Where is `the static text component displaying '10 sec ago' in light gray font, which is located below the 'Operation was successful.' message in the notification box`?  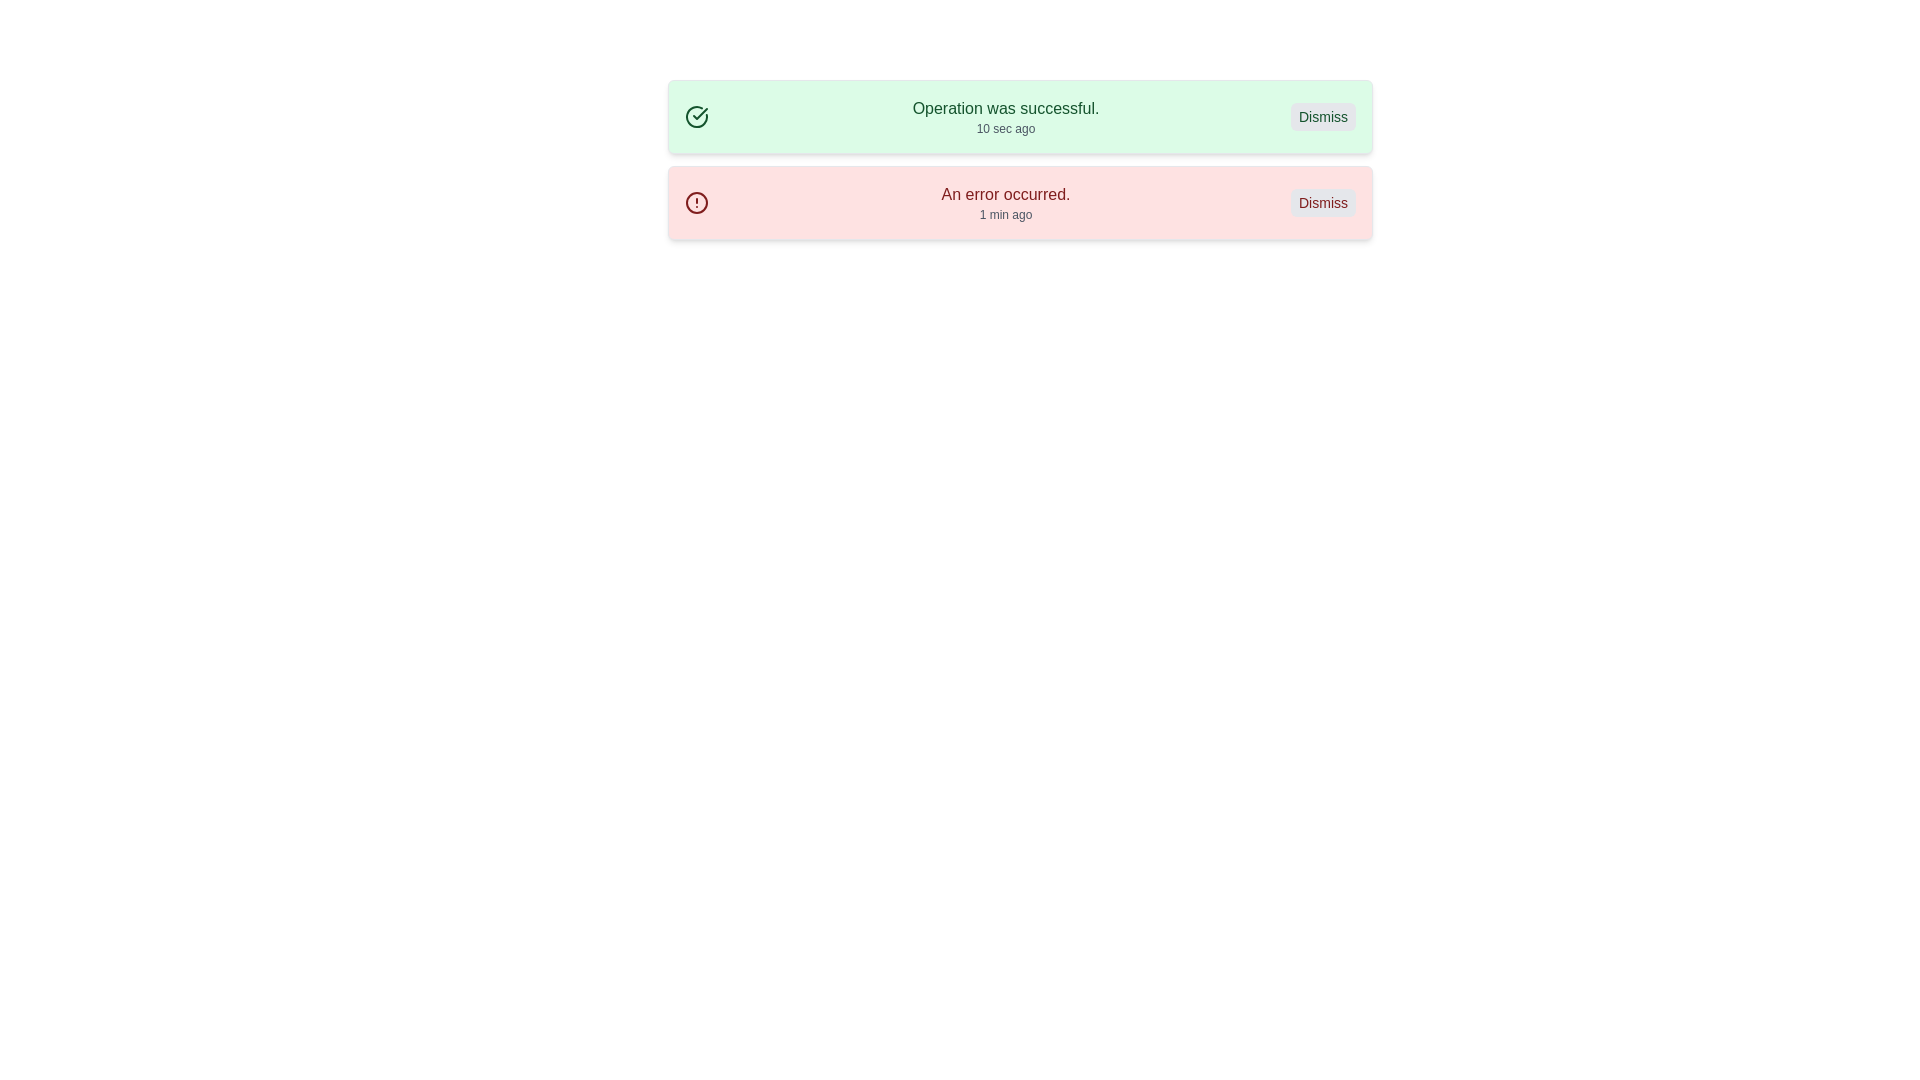 the static text component displaying '10 sec ago' in light gray font, which is located below the 'Operation was successful.' message in the notification box is located at coordinates (1006, 128).